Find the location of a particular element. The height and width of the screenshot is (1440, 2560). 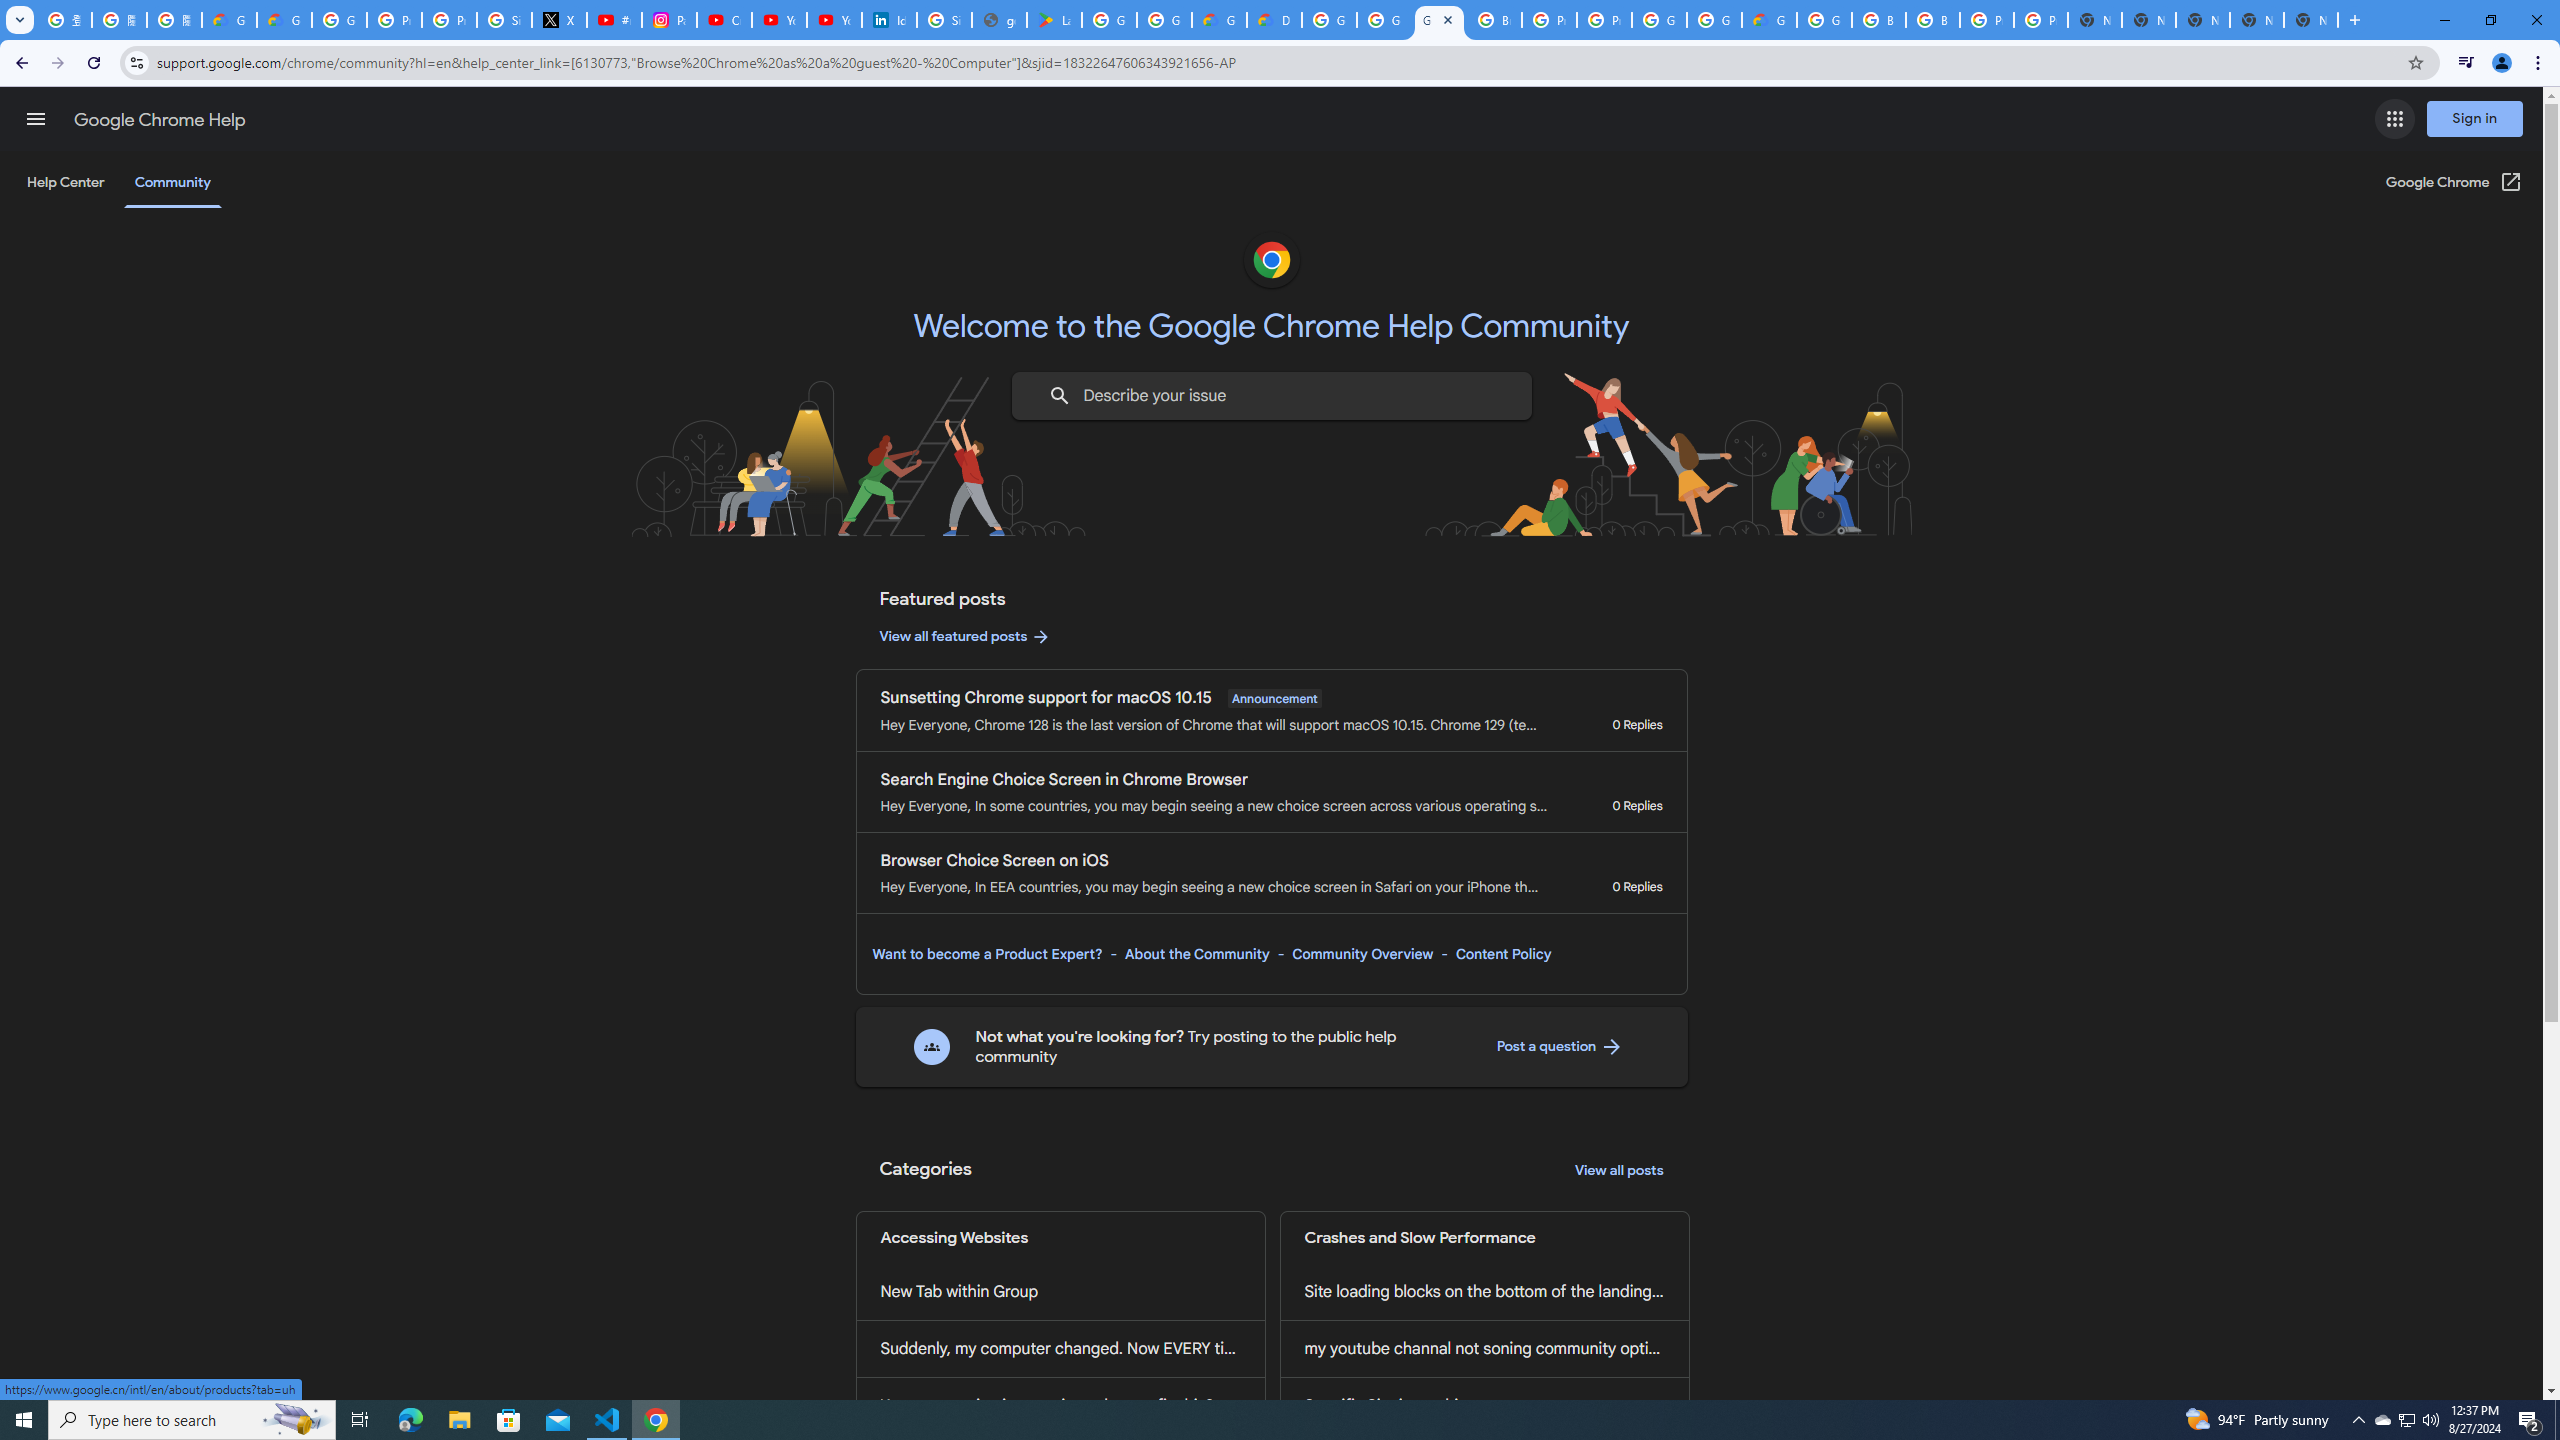

'About the Community' is located at coordinates (1195, 953).